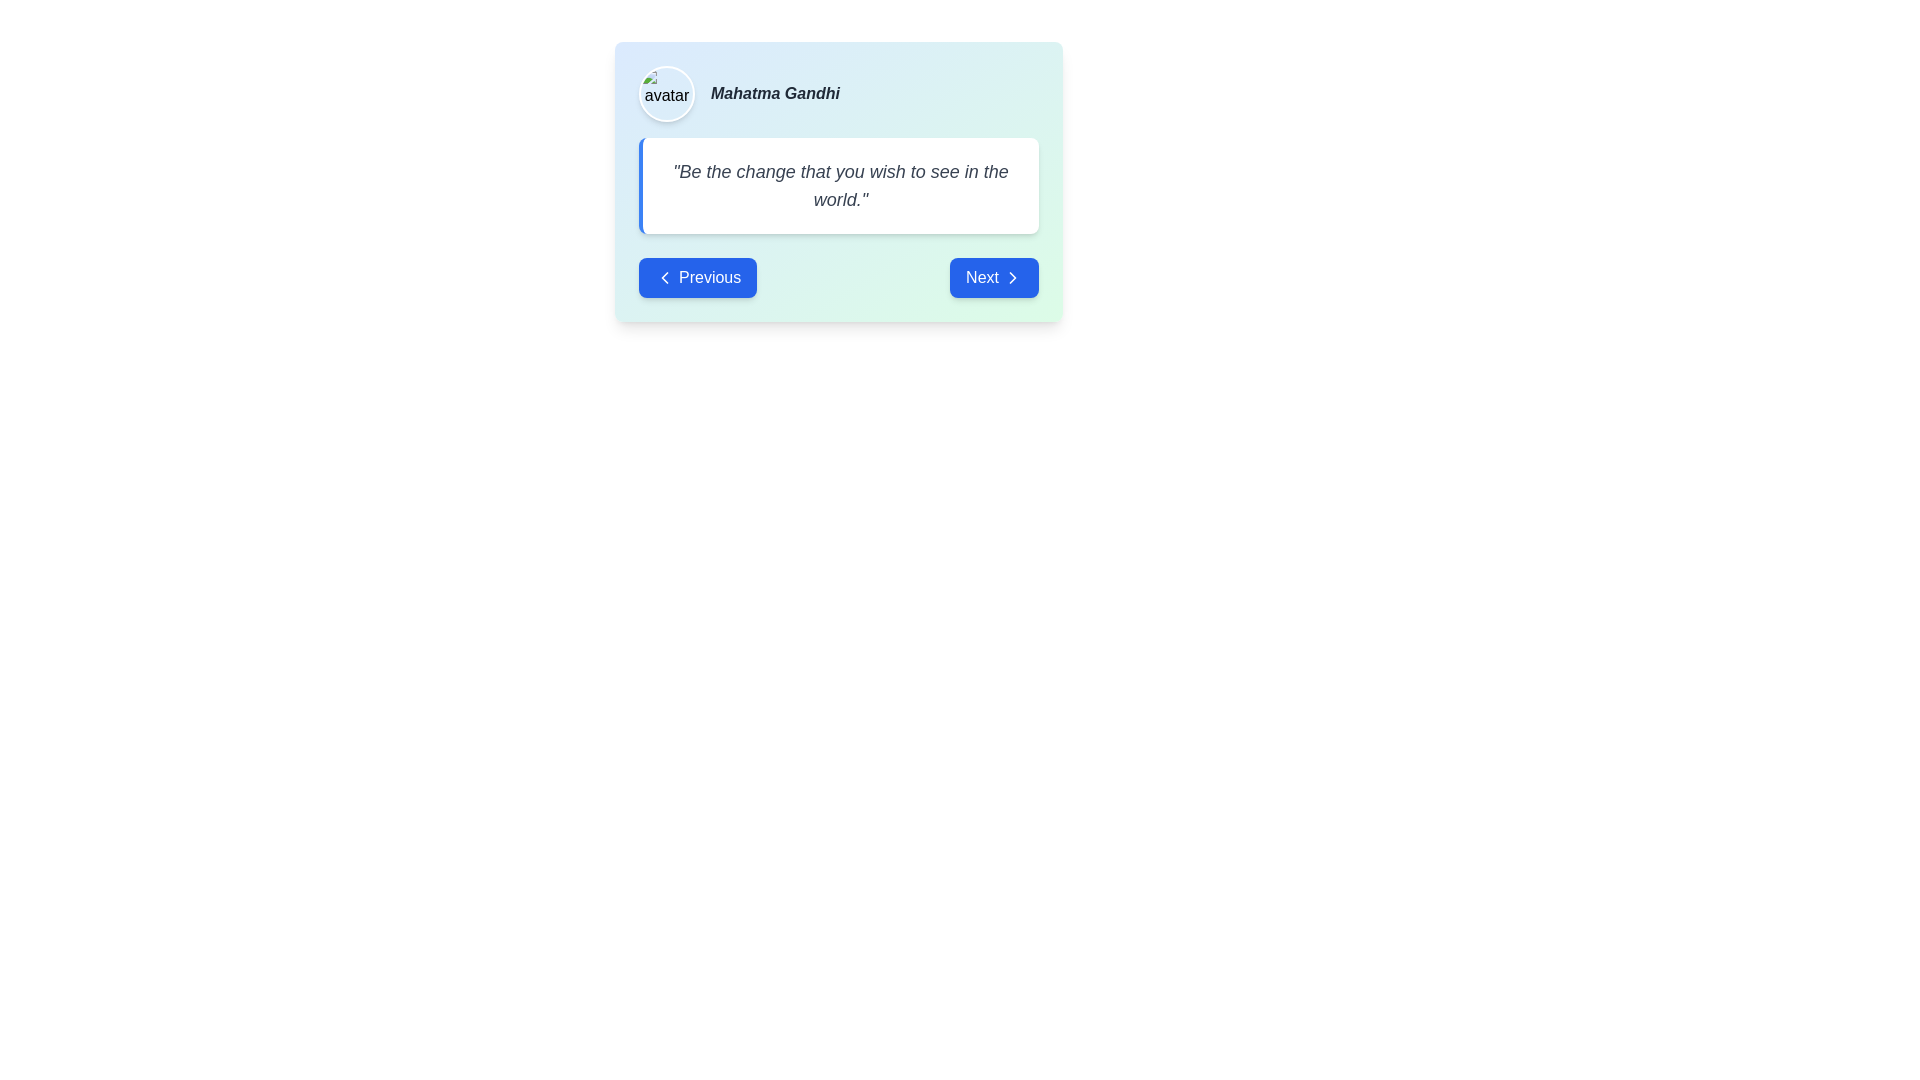 This screenshot has width=1920, height=1080. Describe the element at coordinates (774, 93) in the screenshot. I see `text label displaying 'Mahatma Gandhi' located on the card interface, styled in gray, italicized, and bold` at that location.